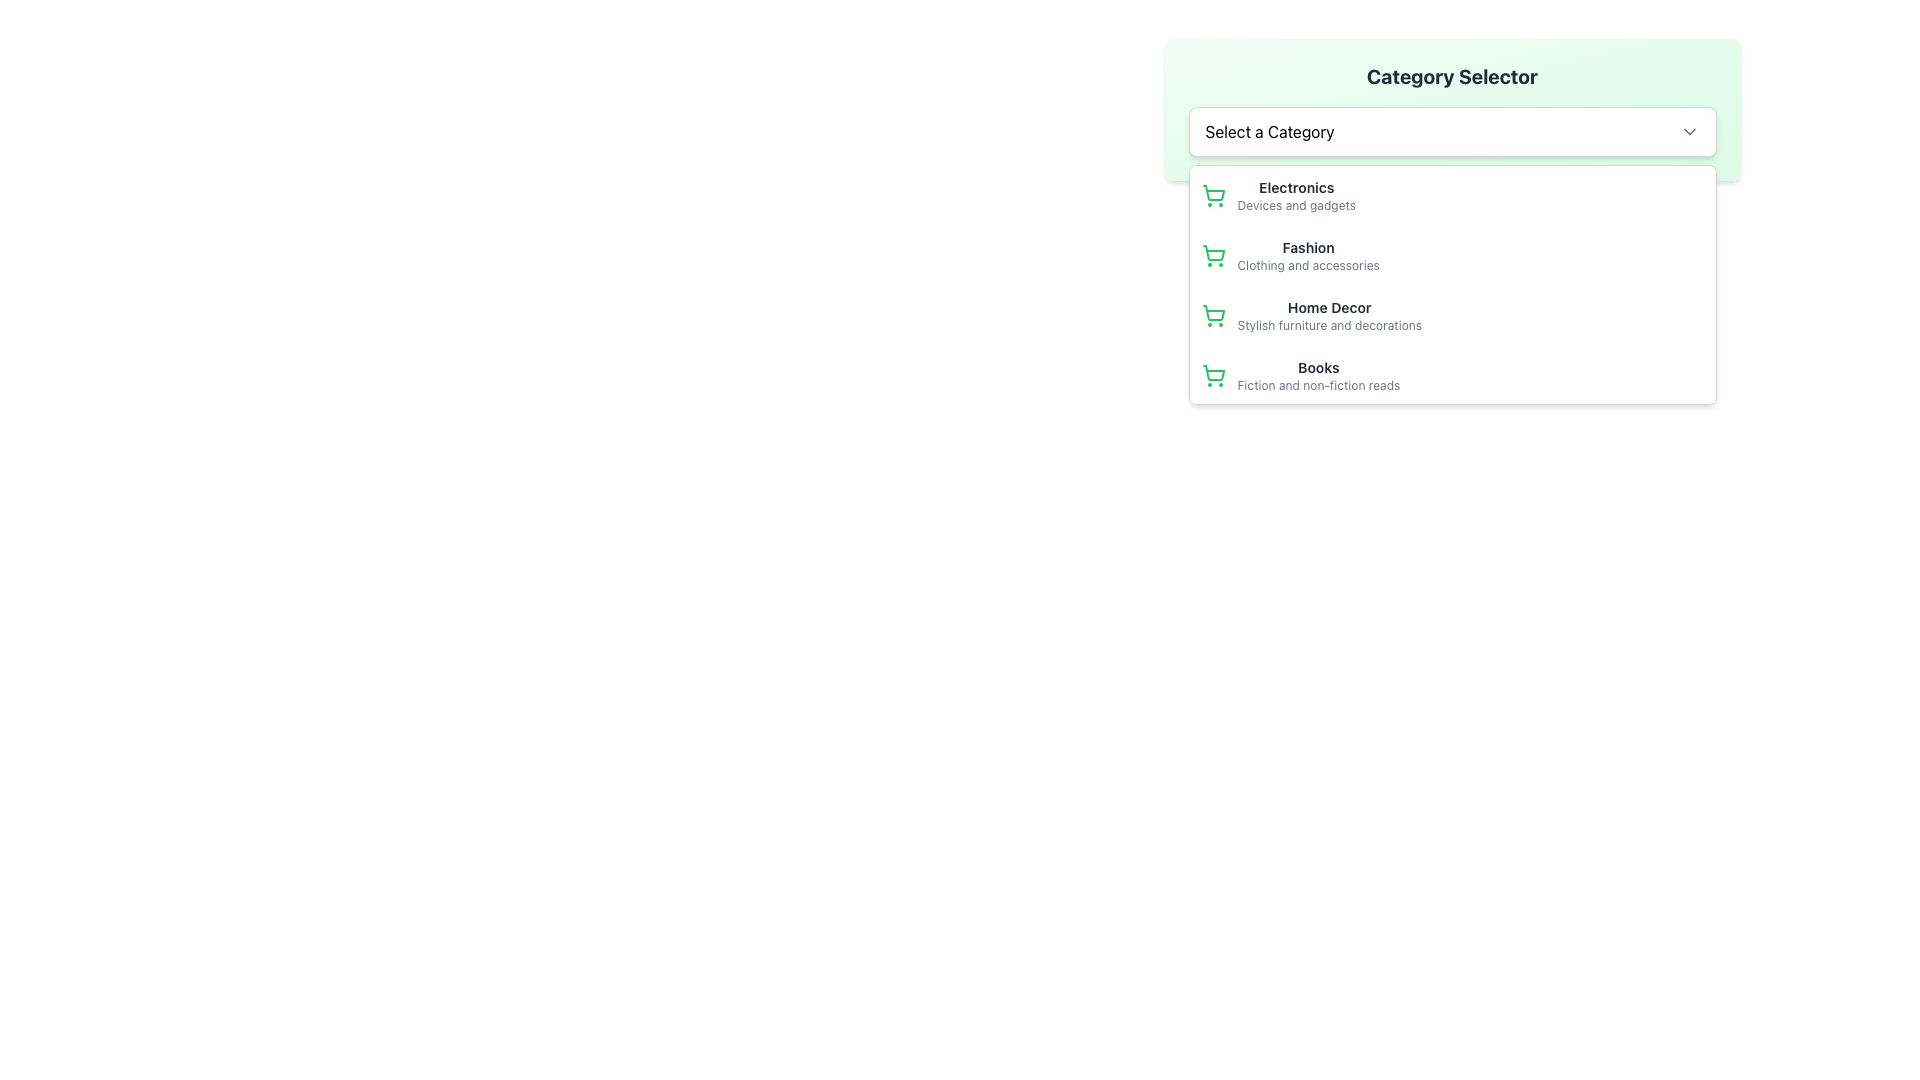 The image size is (1920, 1080). What do you see at coordinates (1212, 252) in the screenshot?
I see `the green shopping cart icon located to the far left of the 'Fashion' item in the 'Category Selector' dropdown menu` at bounding box center [1212, 252].